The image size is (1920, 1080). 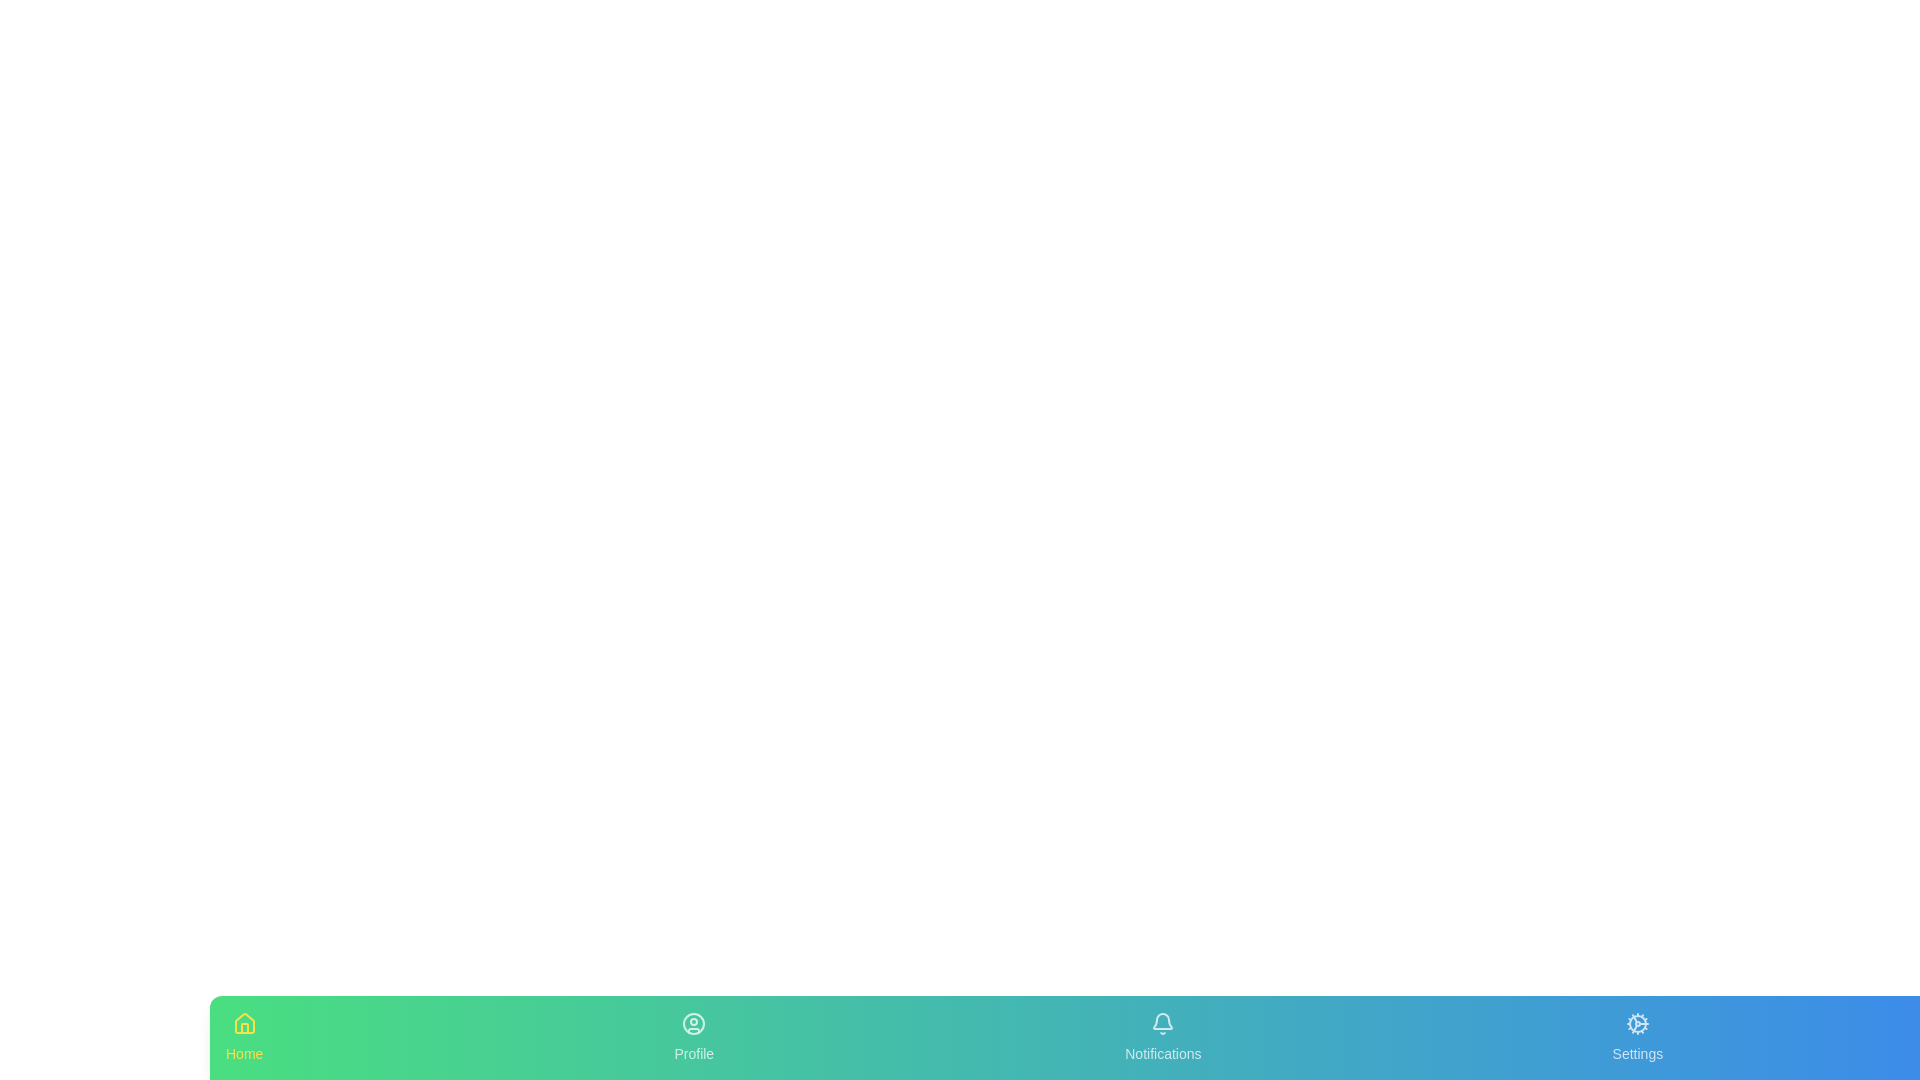 What do you see at coordinates (243, 1036) in the screenshot?
I see `the tab labeled Home in the bottom navigation` at bounding box center [243, 1036].